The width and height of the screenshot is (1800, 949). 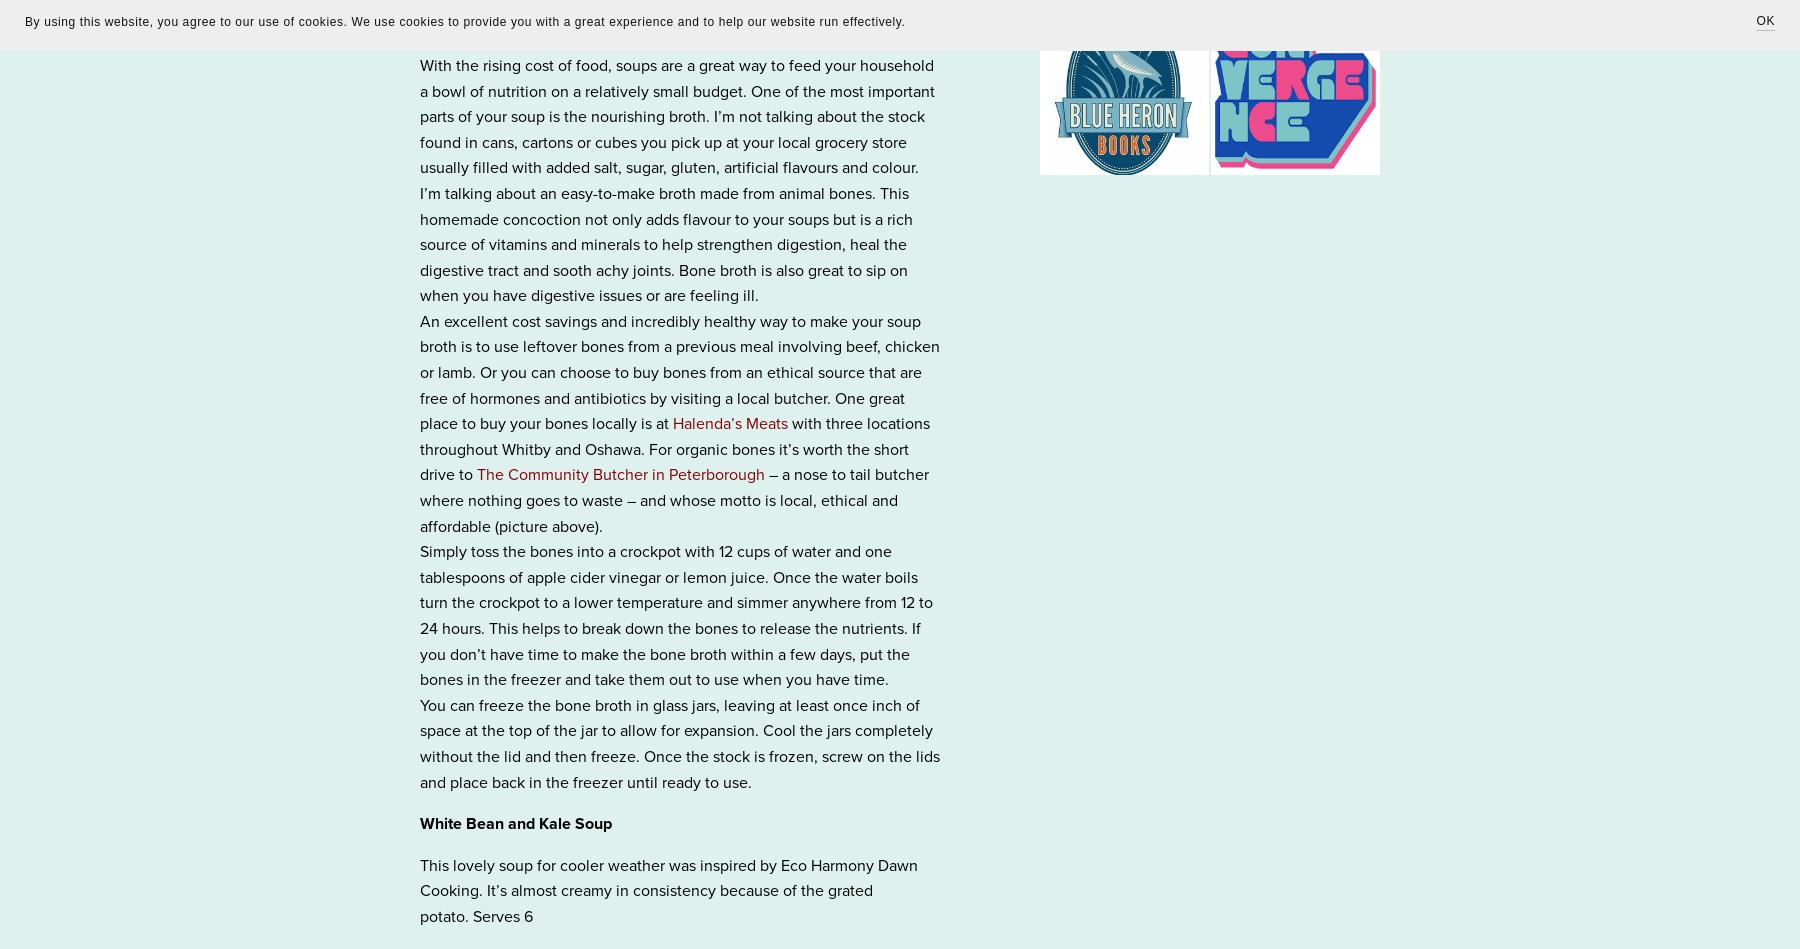 I want to click on 'With the rising cost of food, soups are a great way to feed your household a bowl of nutrition on a relatively small budget. One of the most important parts of your soup is the nourishing broth. I’m not talking about the stock found in cans, cartons or cubes you pick up at your local grocery store usually filled with added salt, sugar, gluten, artificial flavours and colour. I’m talking about an easy-to-make broth made from animal bones. This homemade concoction not only adds flavour to your soups but is a rich source of vitamins and minerals to help strengthen digestion, heal the digestive tract and sooth achy joints. Bone broth is also great to sip on when you have digestive issues or are feeling ill.', so click(x=676, y=179).